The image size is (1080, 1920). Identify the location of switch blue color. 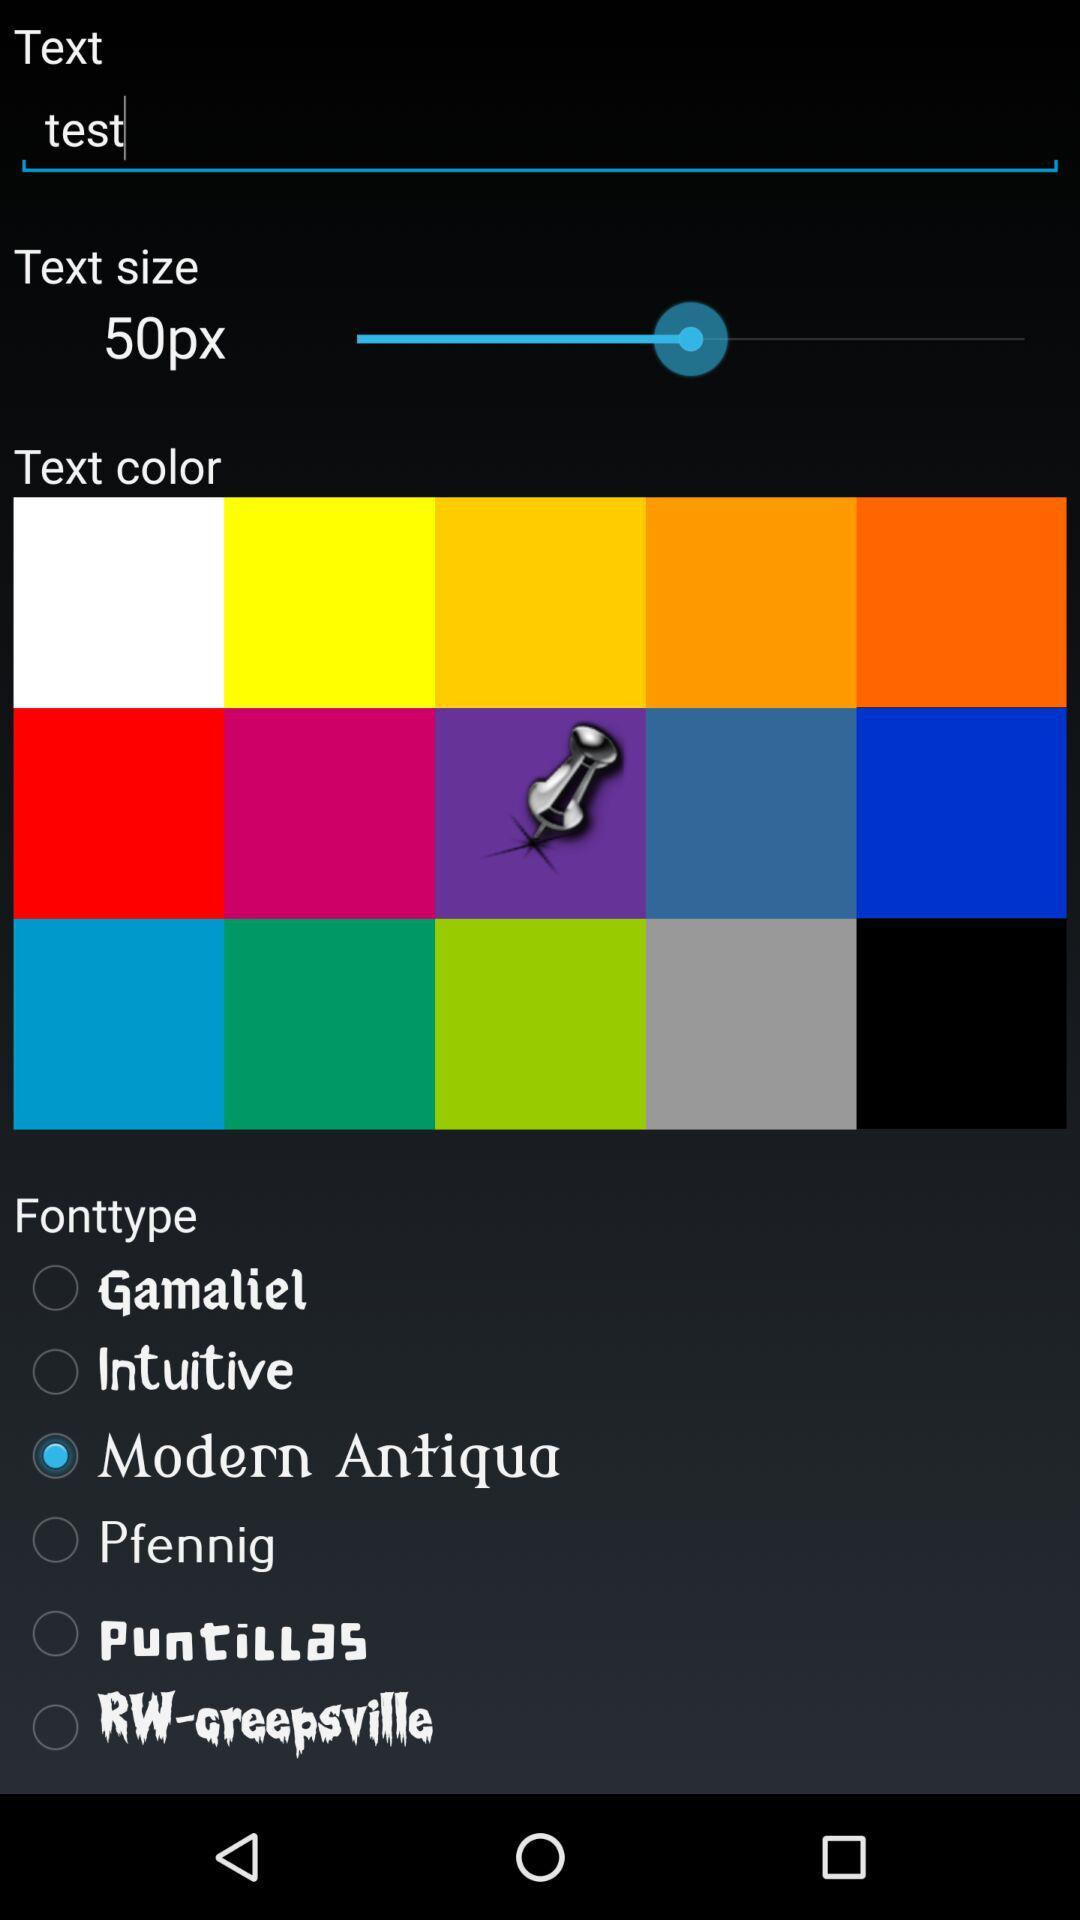
(118, 1024).